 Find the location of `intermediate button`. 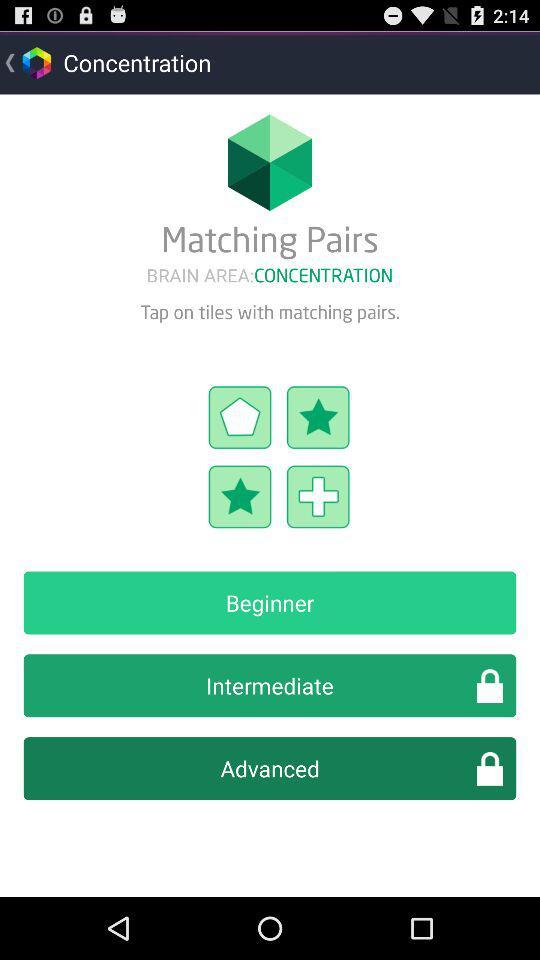

intermediate button is located at coordinates (270, 685).